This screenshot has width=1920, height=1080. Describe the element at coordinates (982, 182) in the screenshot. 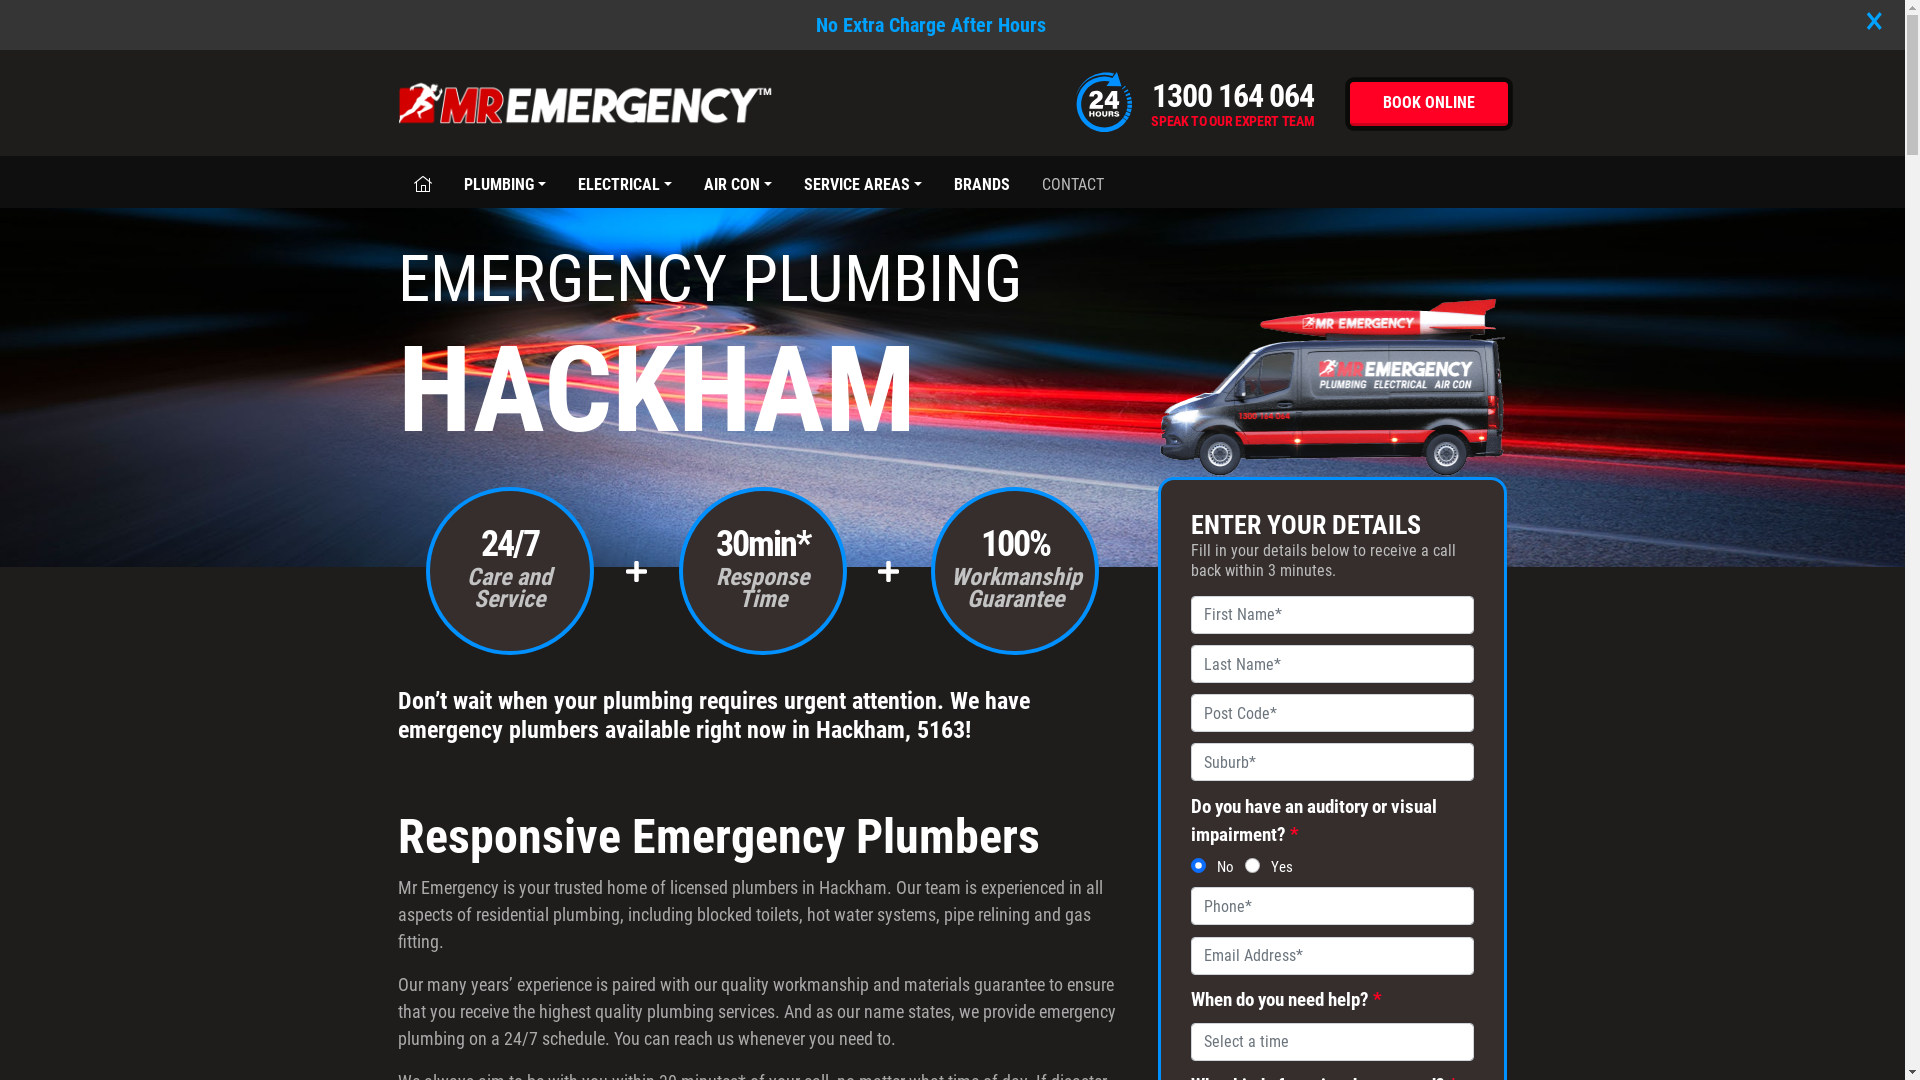

I see `'BRANDS'` at that location.